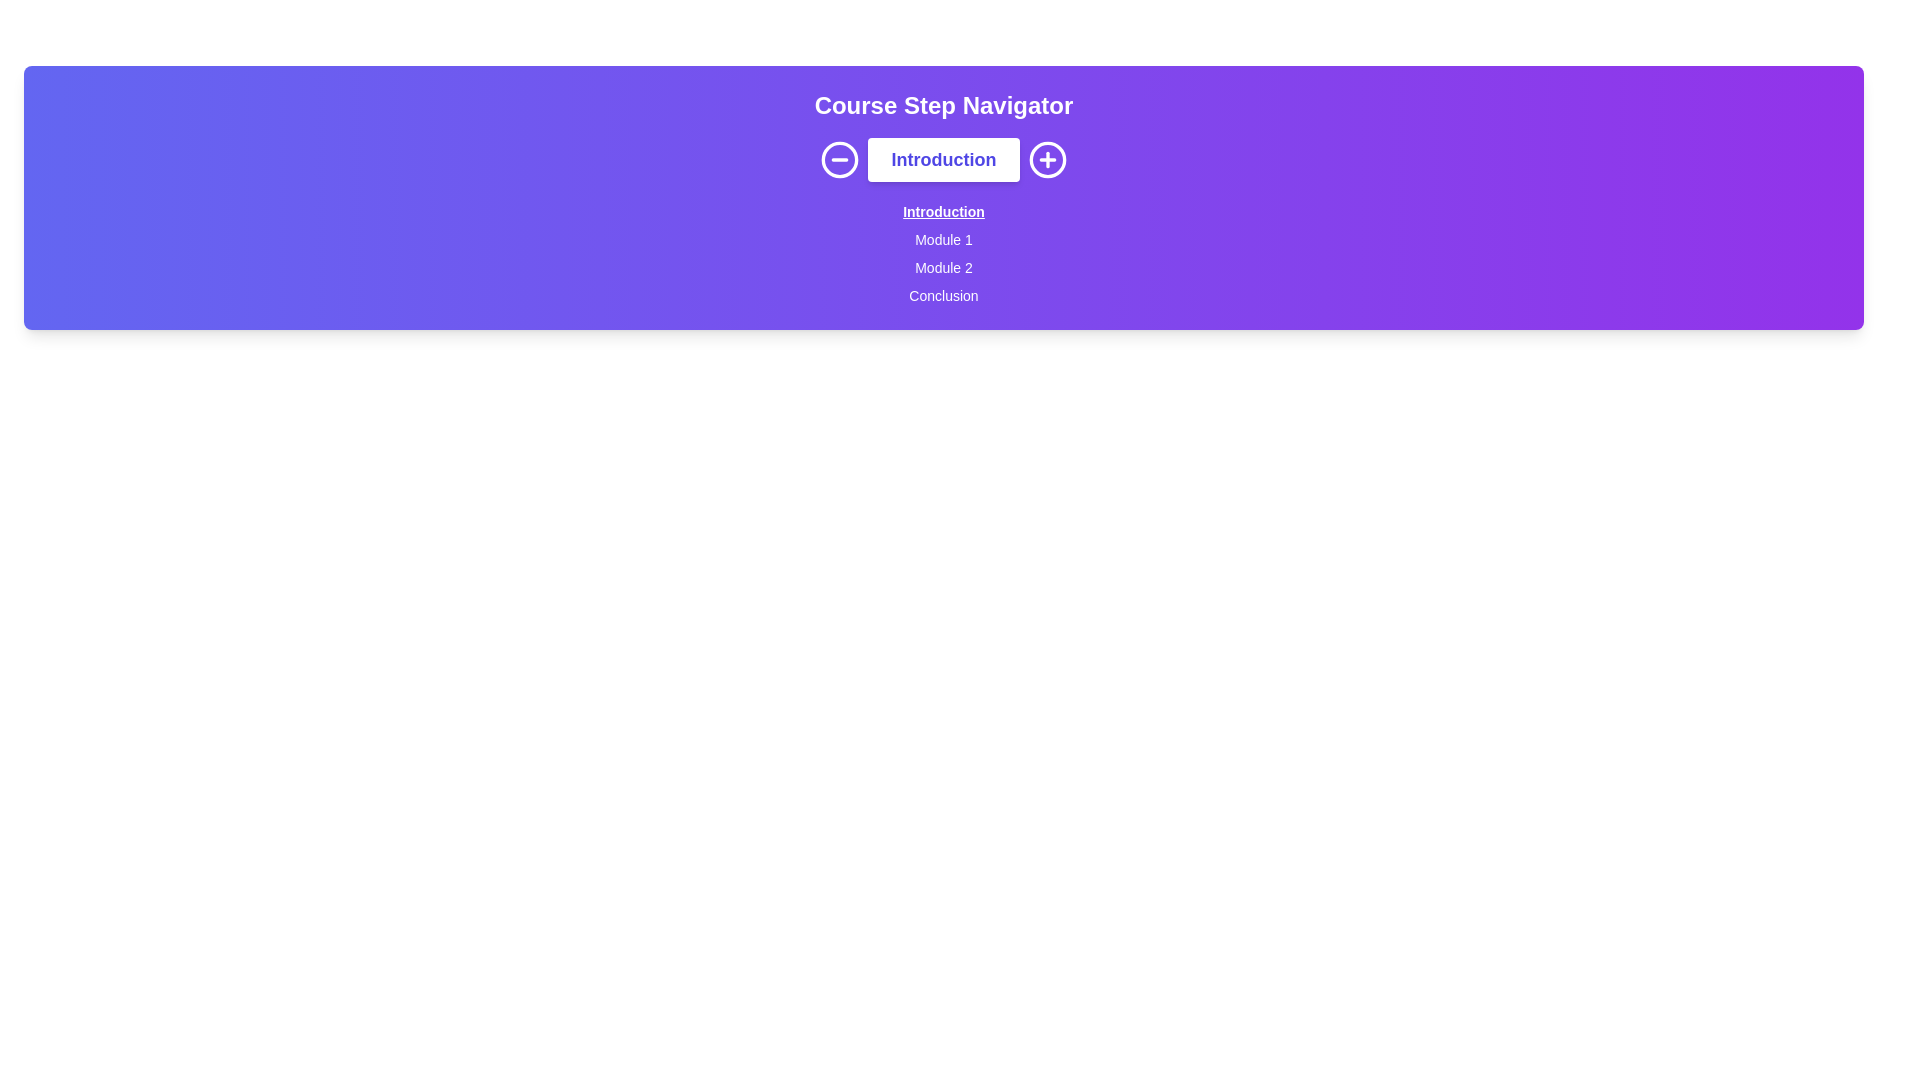 The height and width of the screenshot is (1080, 1920). Describe the element at coordinates (943, 158) in the screenshot. I see `the step indicator button for the current course module located in the purple header section labeled 'Course Step Navigator'` at that location.